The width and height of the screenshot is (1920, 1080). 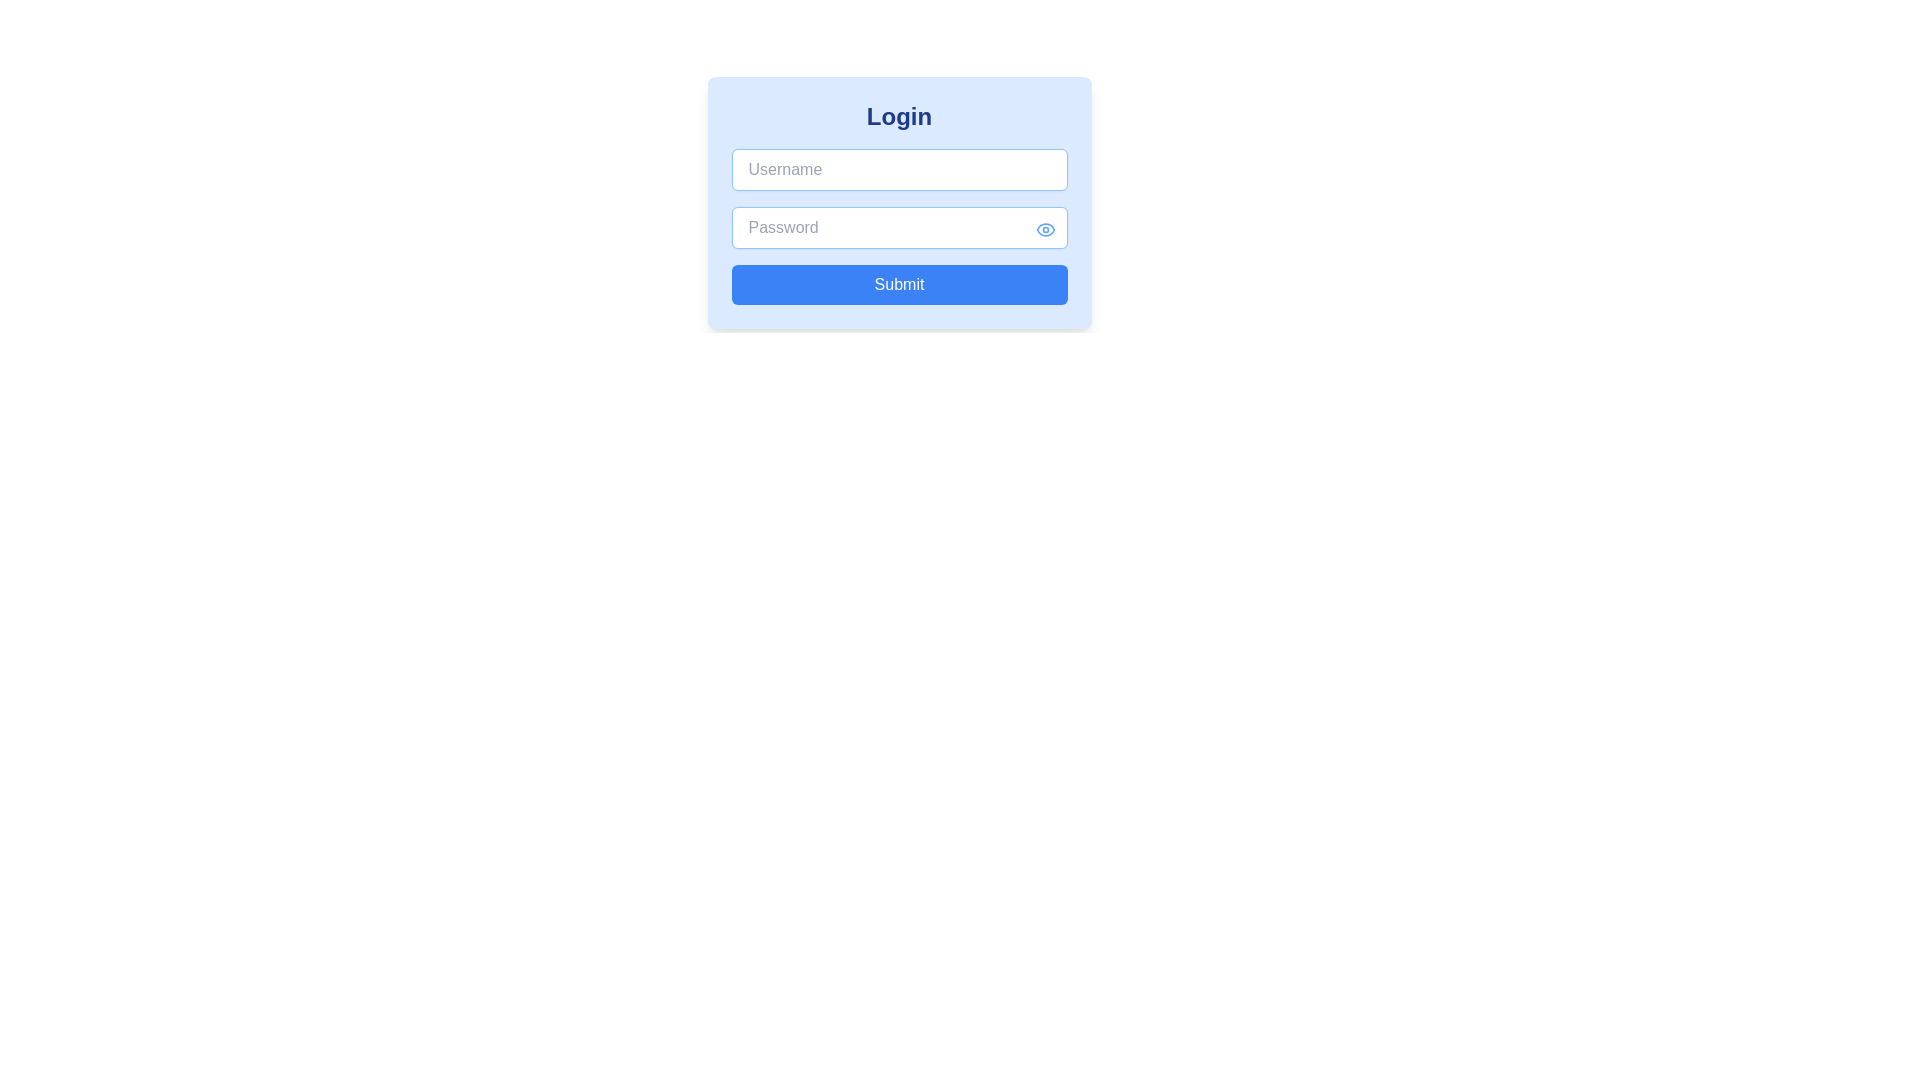 I want to click on the eye icon button located on the right side of the password input field, so click(x=1044, y=227).